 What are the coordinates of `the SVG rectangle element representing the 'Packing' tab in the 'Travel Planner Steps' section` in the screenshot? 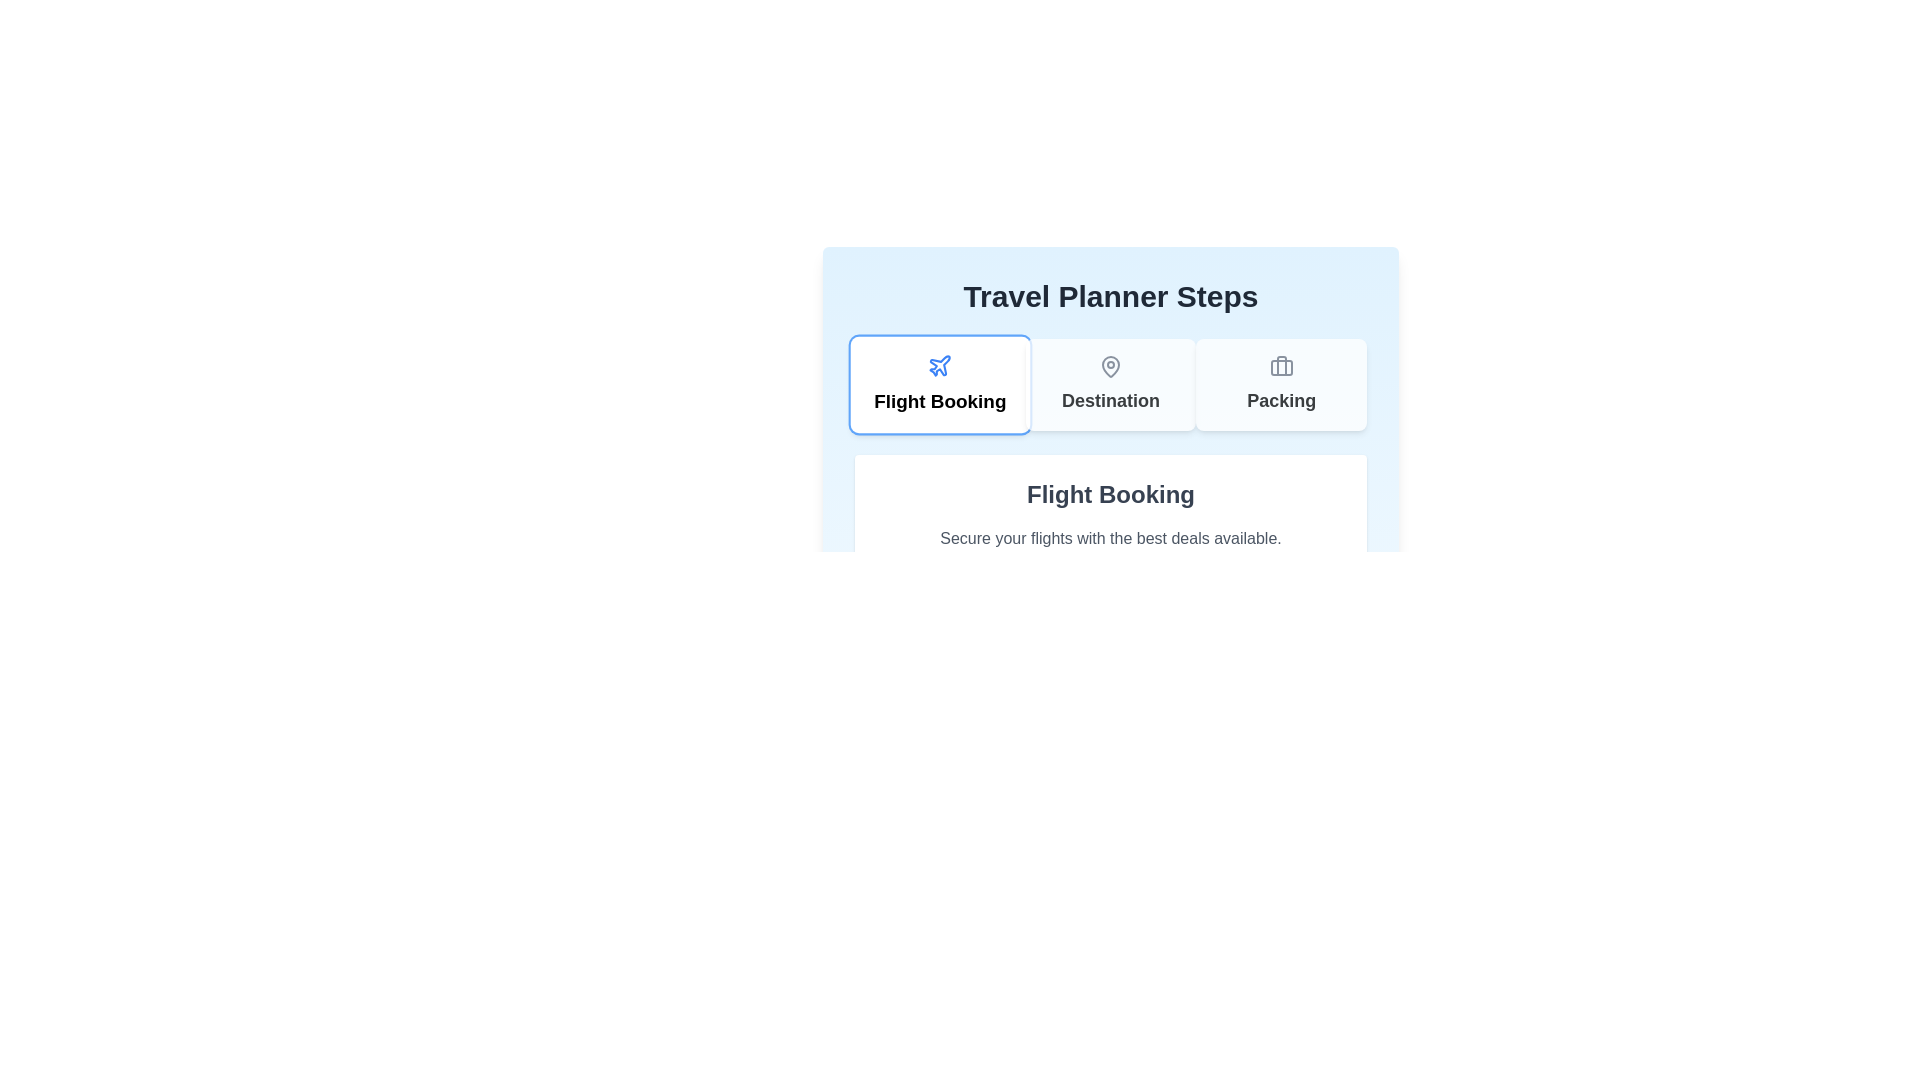 It's located at (1281, 367).